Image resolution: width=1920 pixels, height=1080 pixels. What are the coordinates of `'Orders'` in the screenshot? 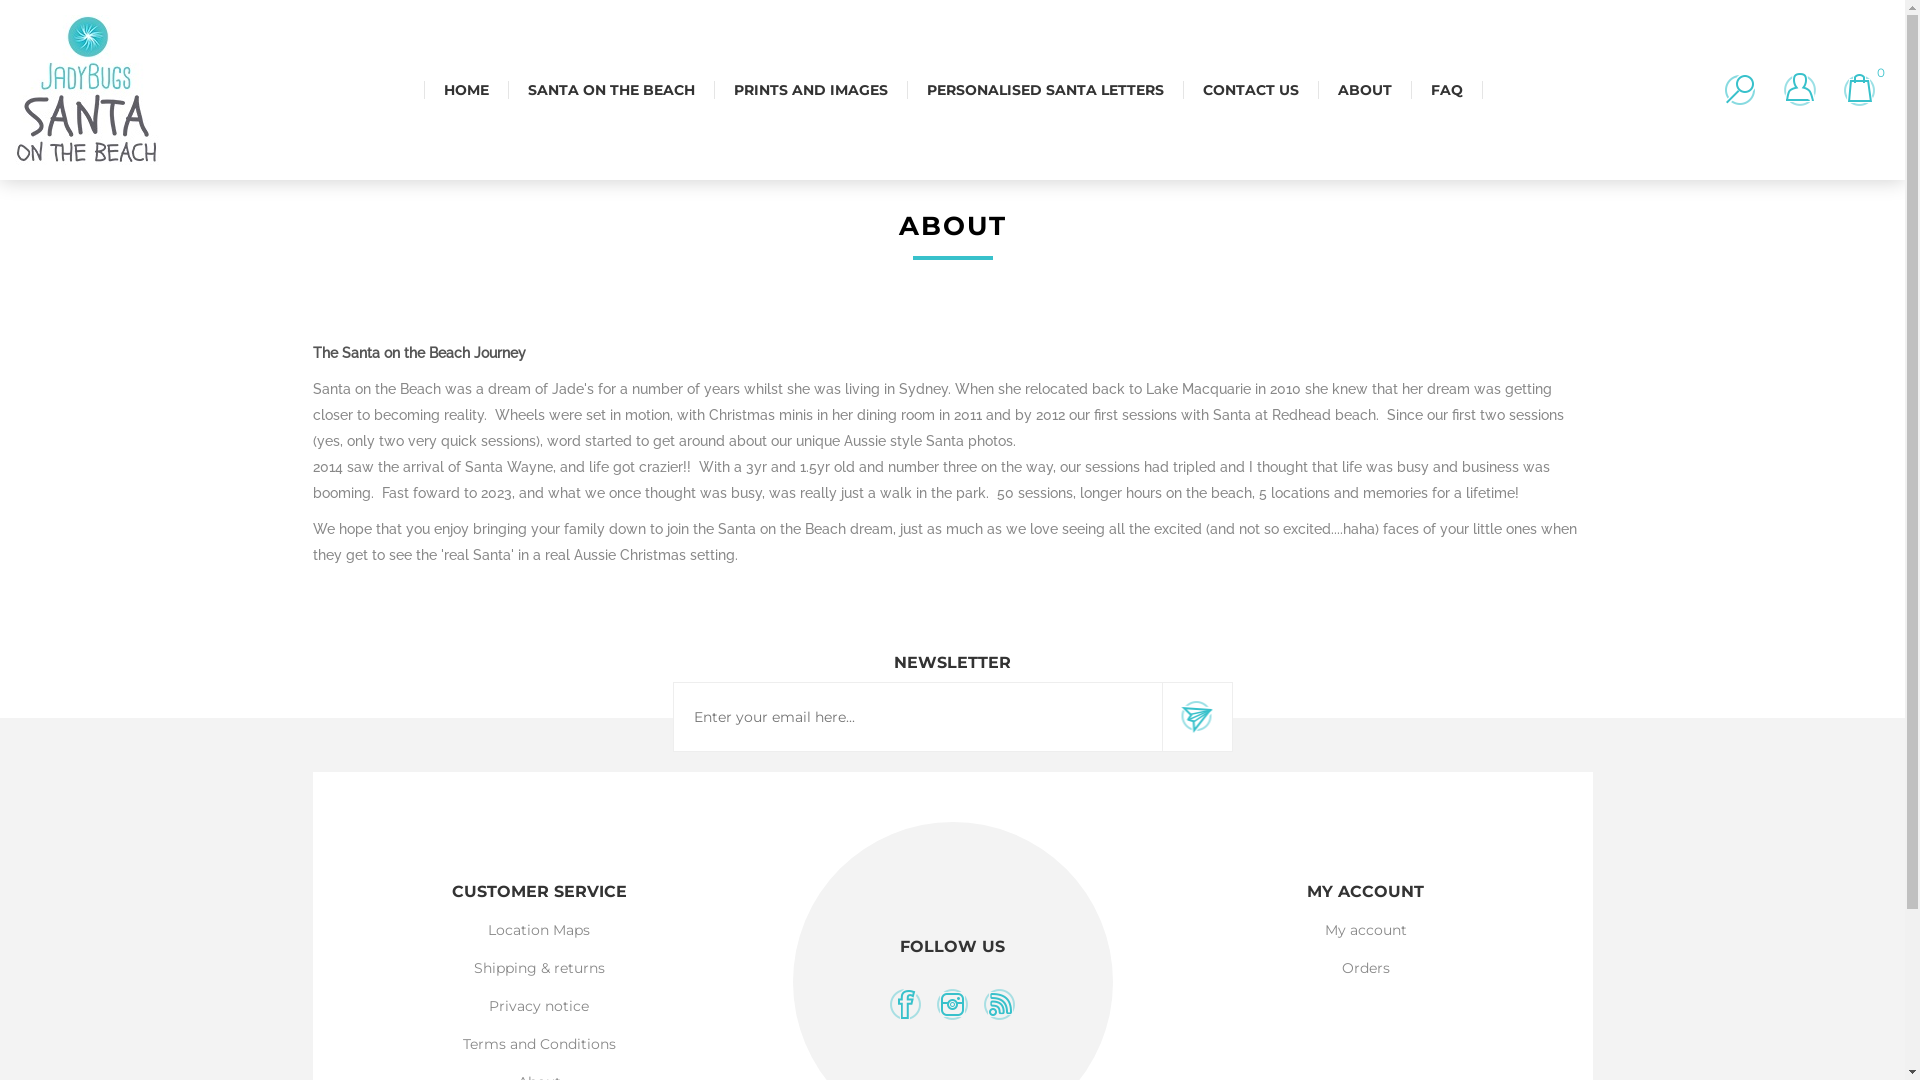 It's located at (1365, 967).